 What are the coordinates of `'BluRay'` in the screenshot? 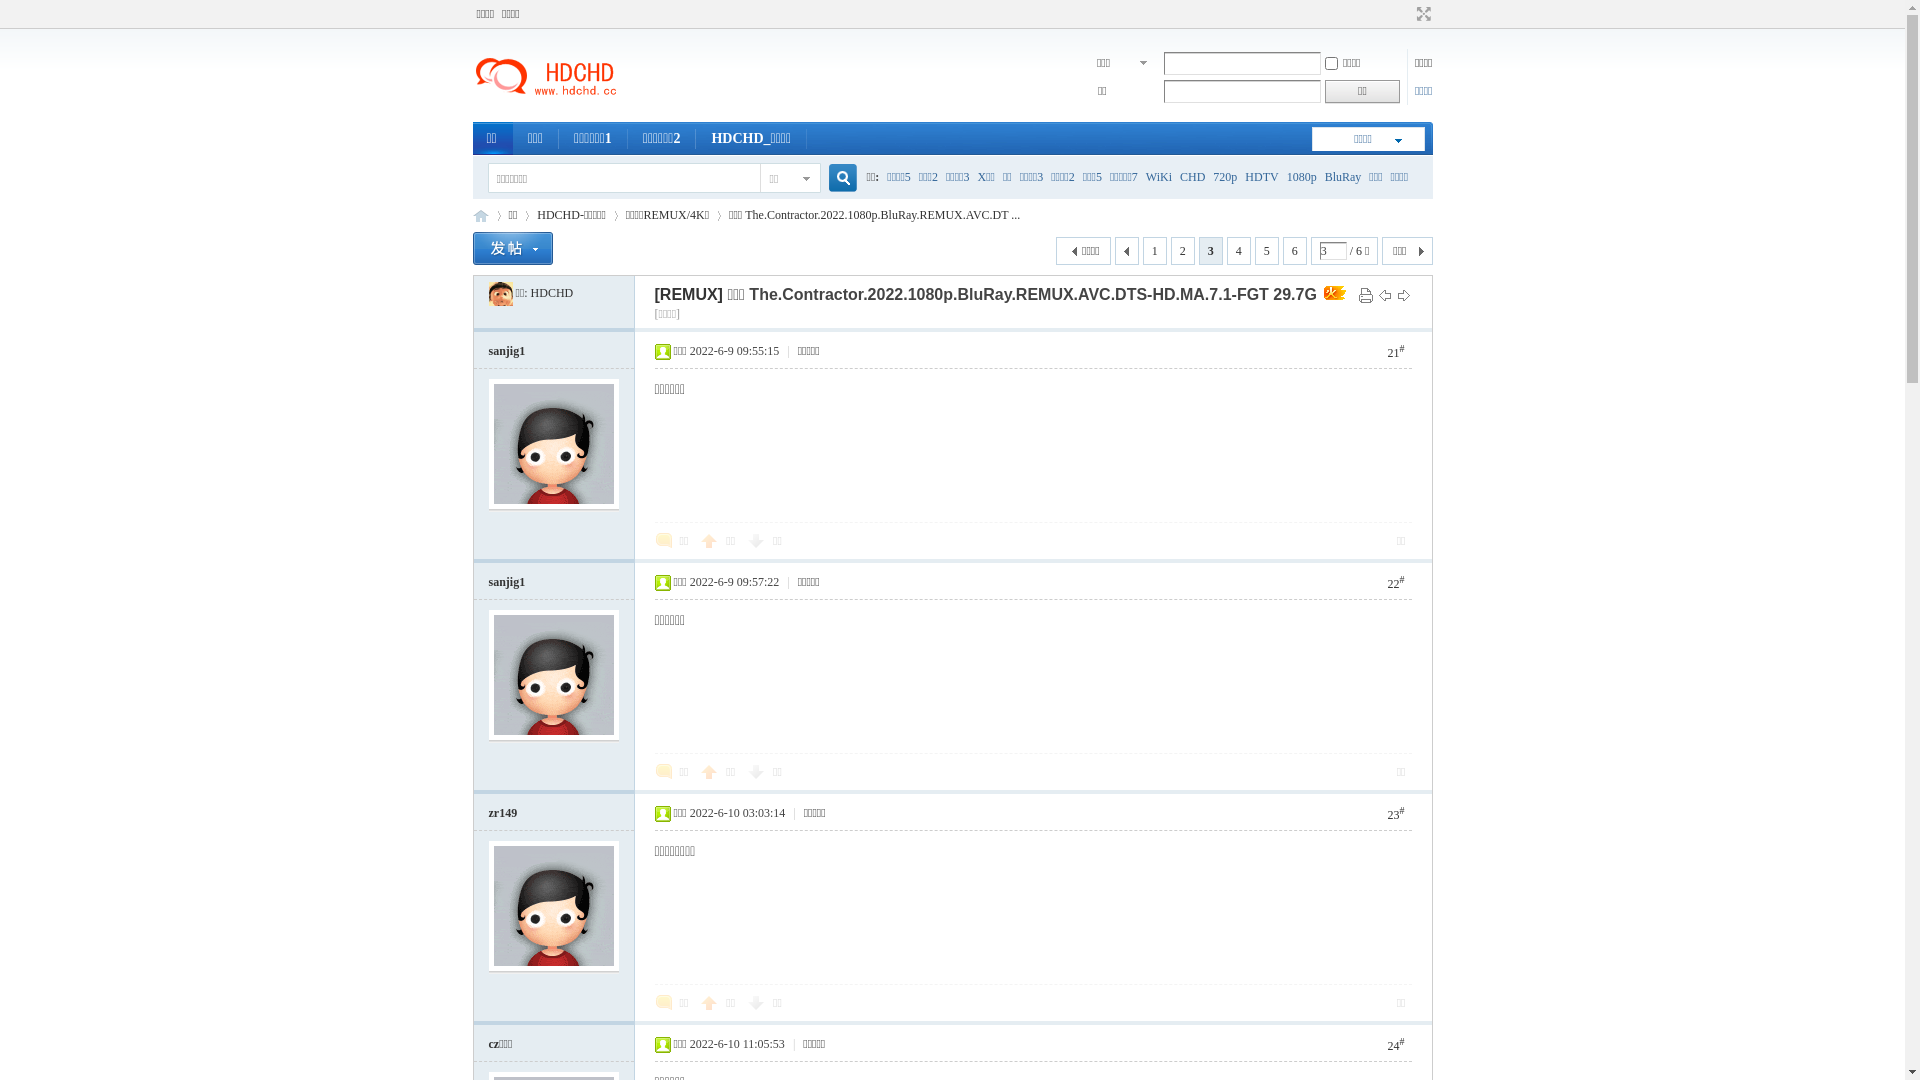 It's located at (1343, 176).